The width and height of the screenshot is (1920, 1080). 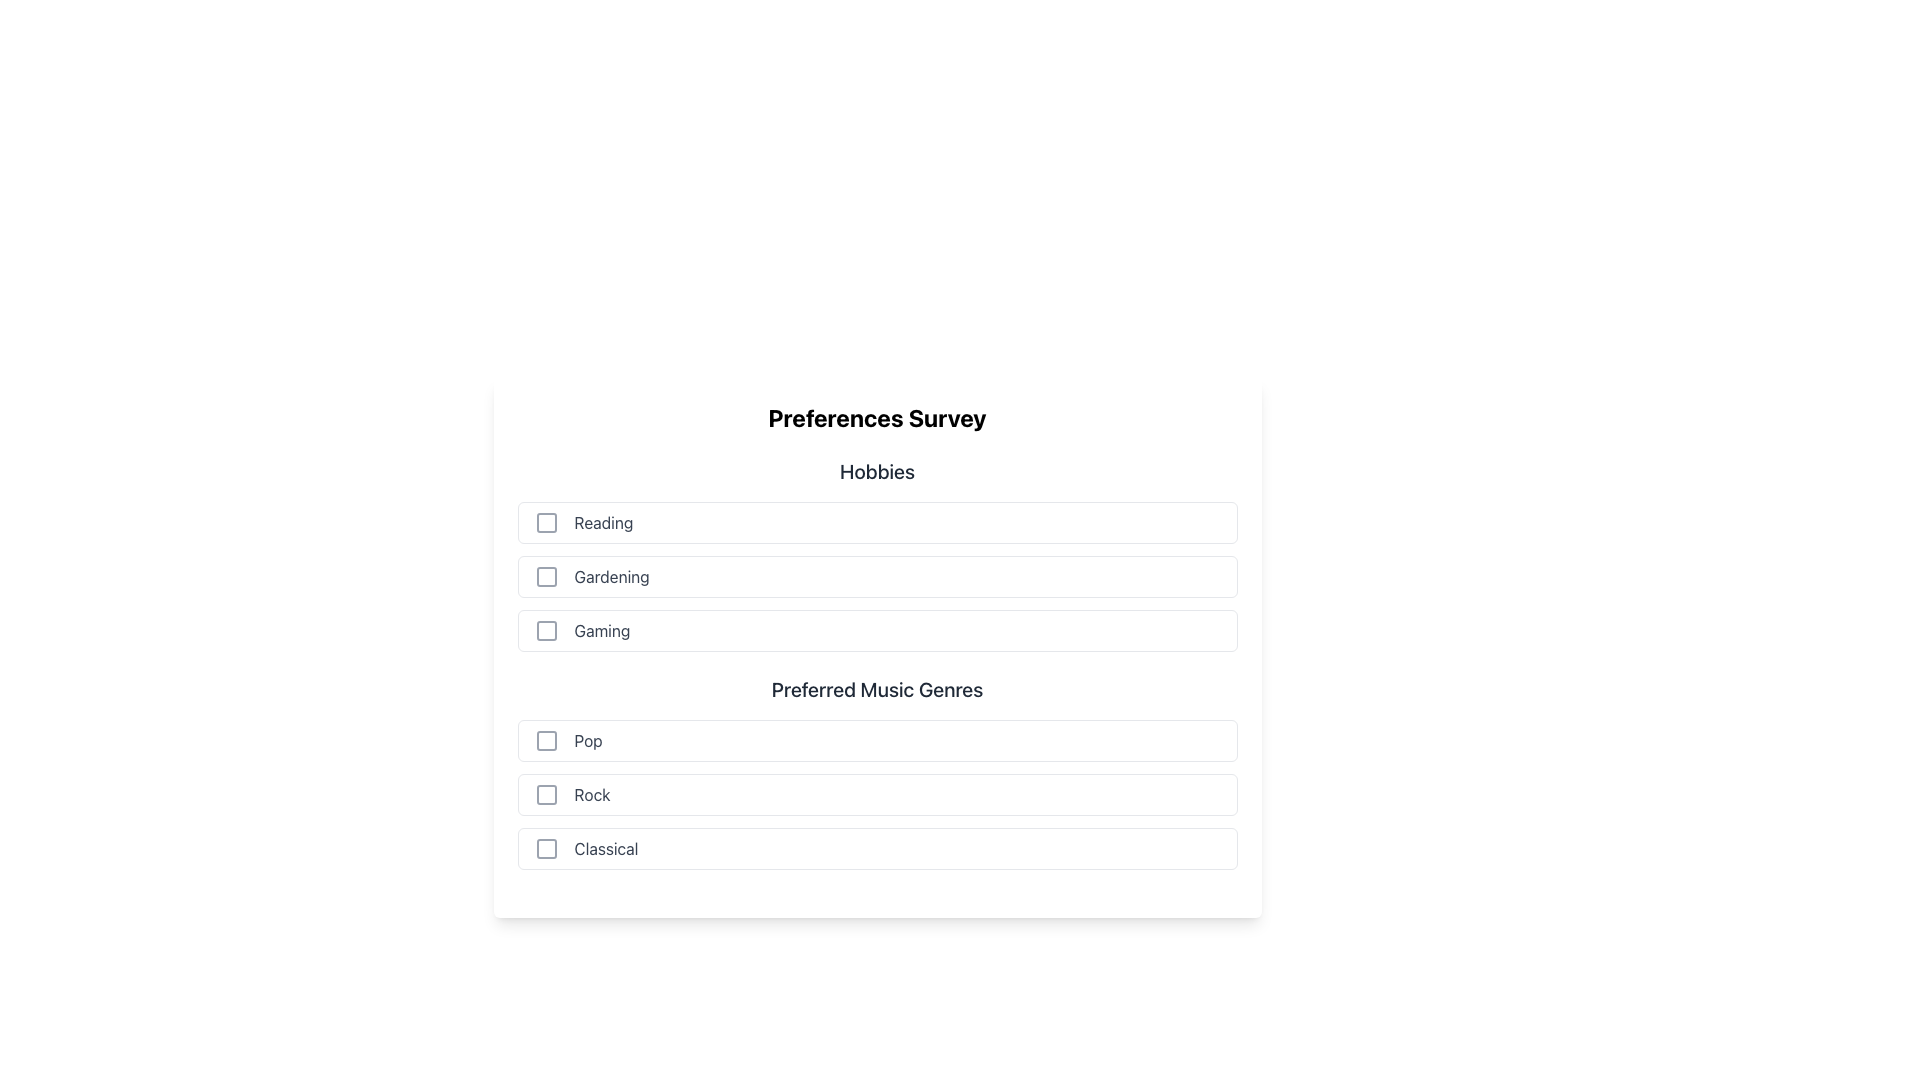 I want to click on the checkbox for the 'Reading' option in the 'Hobbies' section of the 'Preferences Survey' form, so click(x=546, y=522).